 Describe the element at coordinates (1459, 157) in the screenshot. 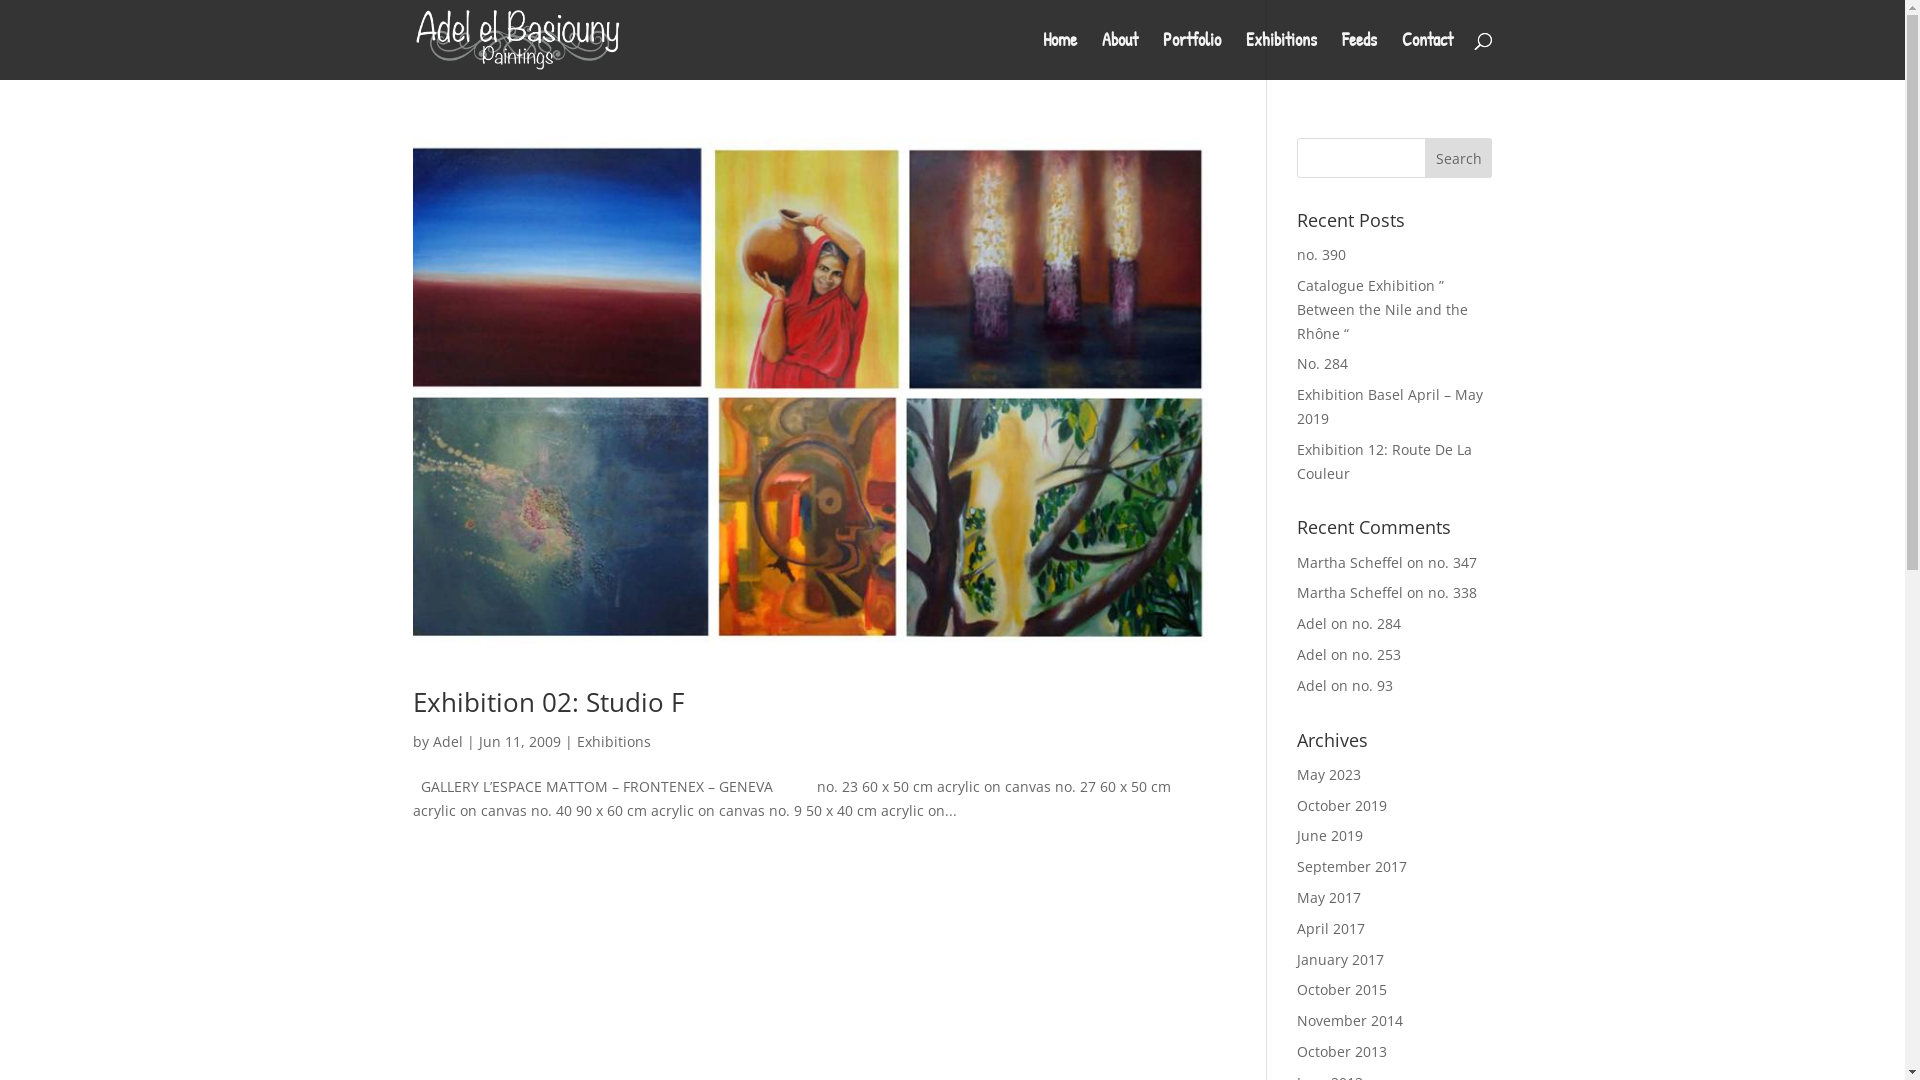

I see `'Search'` at that location.